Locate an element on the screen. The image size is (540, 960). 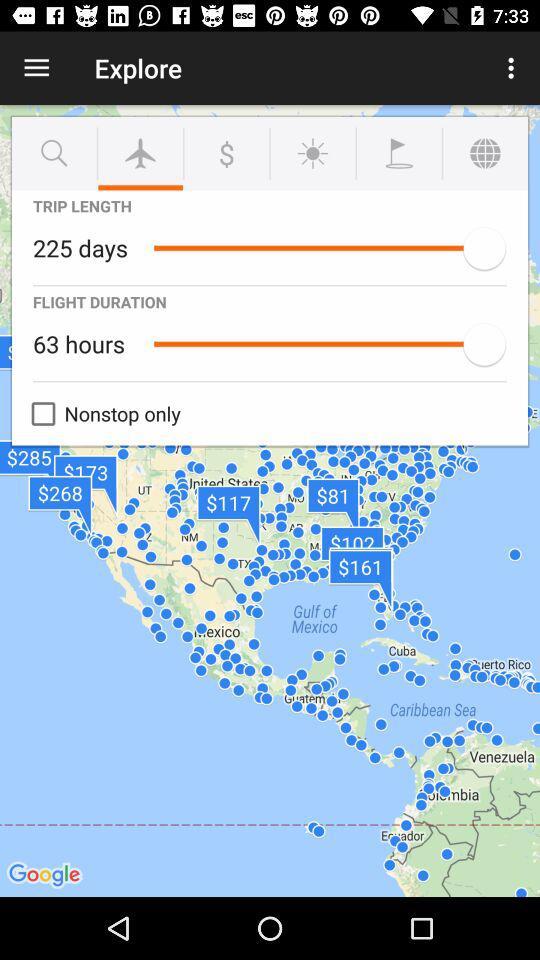
the nonstop only icon is located at coordinates (100, 413).